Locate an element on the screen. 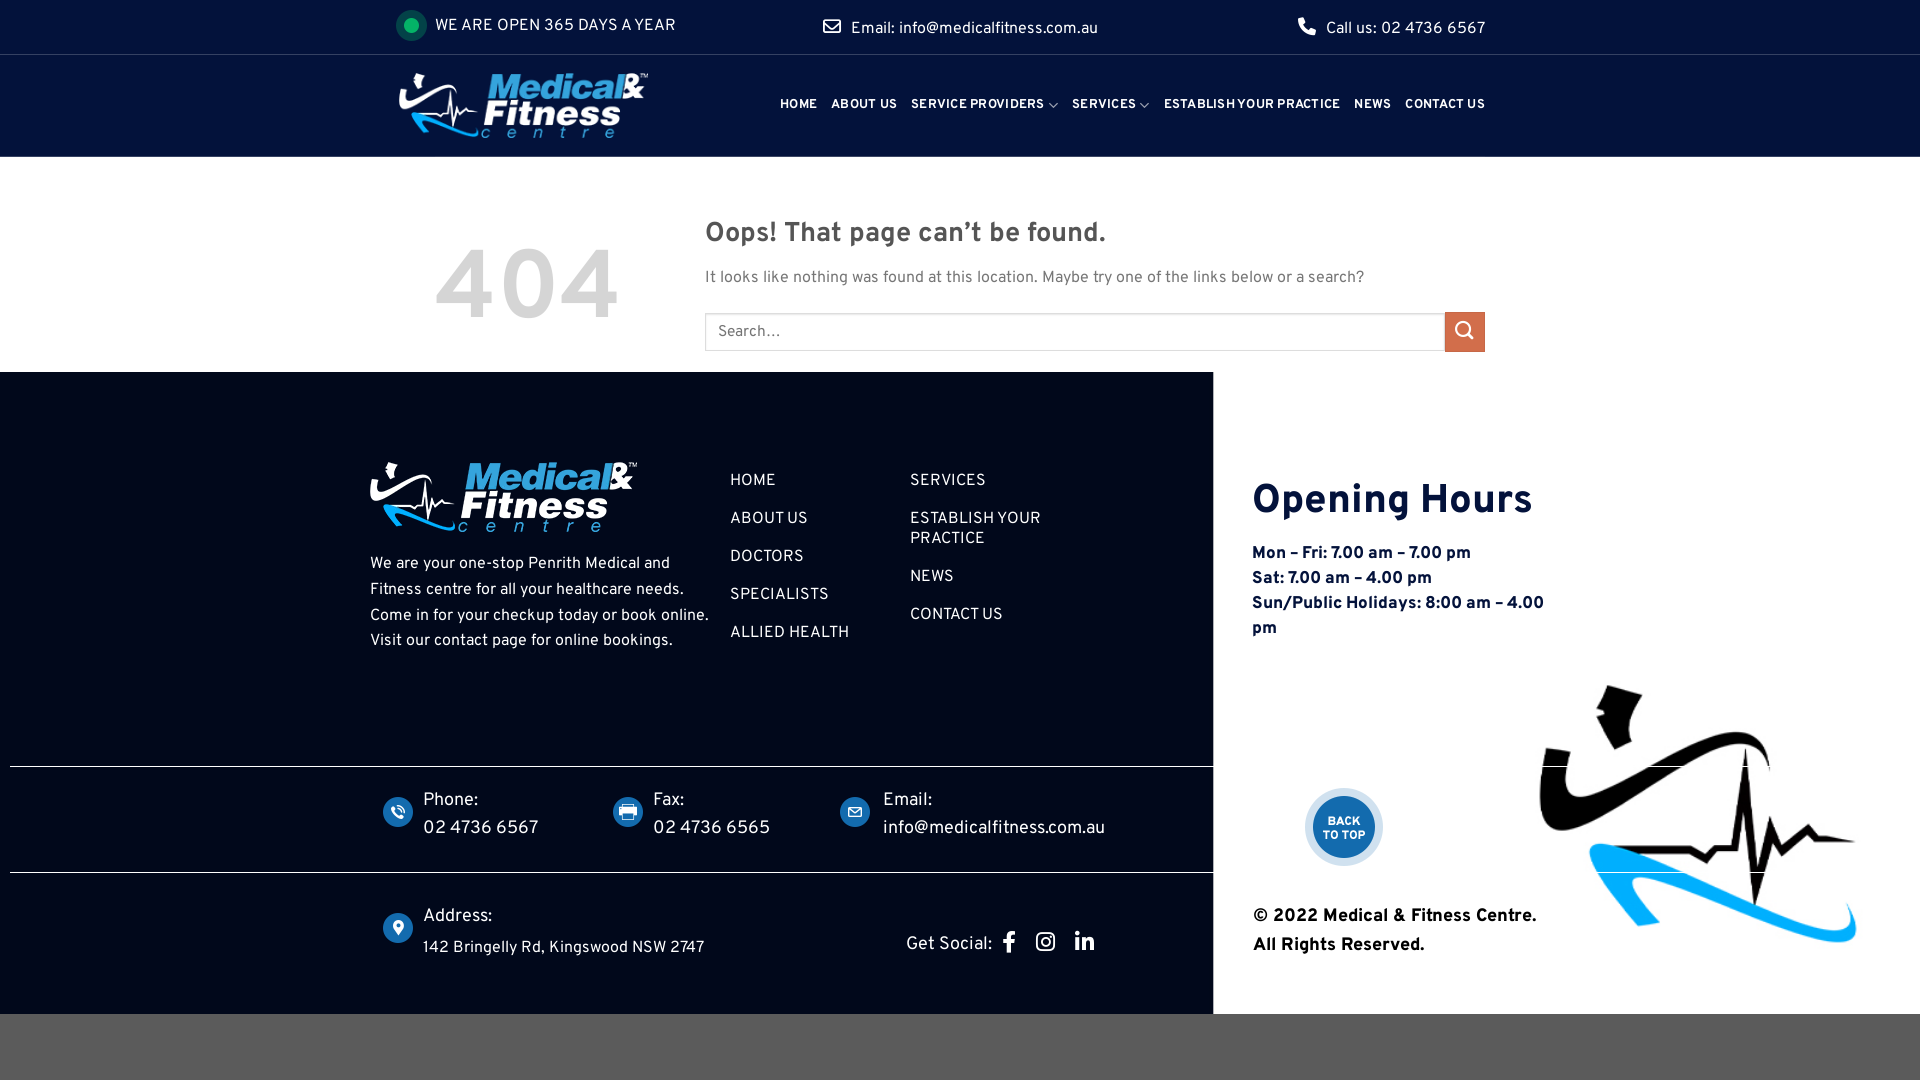 This screenshot has width=1920, height=1080. 'ABOUT US' is located at coordinates (864, 104).